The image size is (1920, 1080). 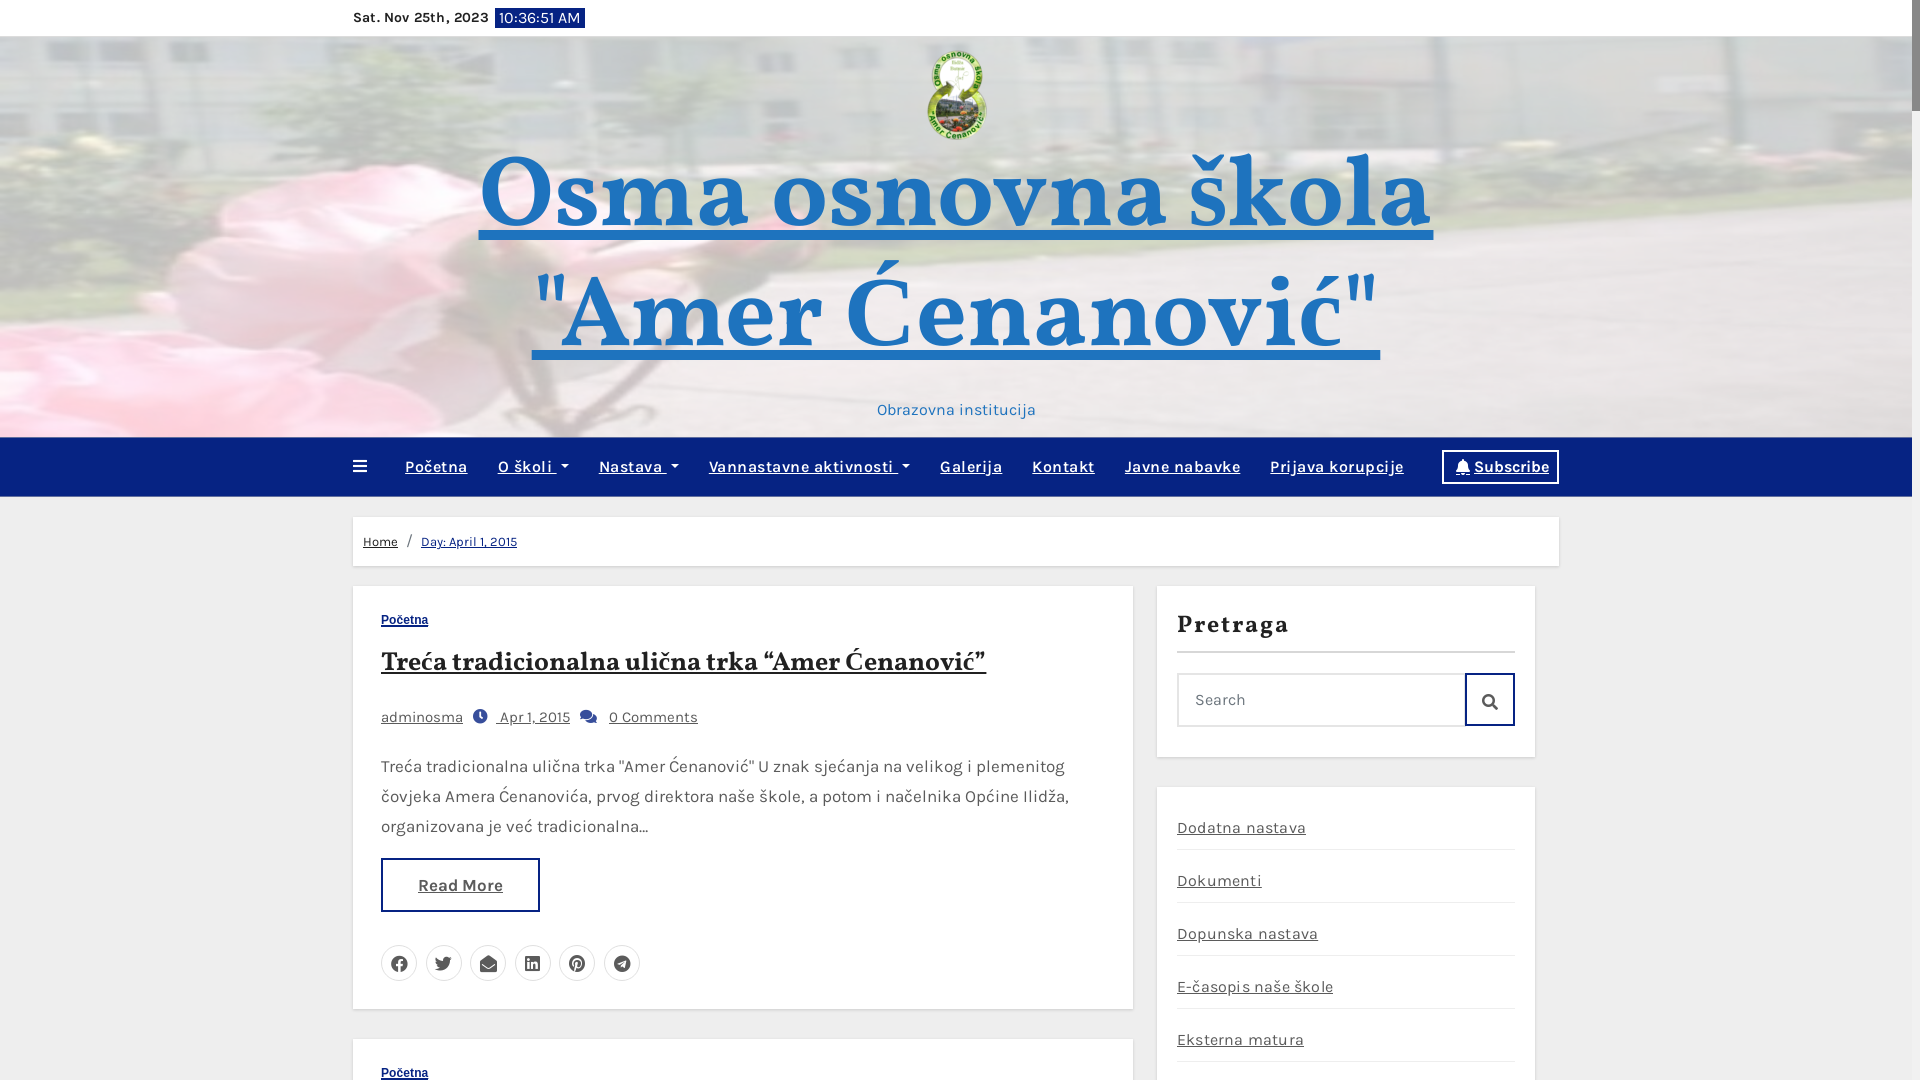 I want to click on 'Dodatna nastava', so click(x=1240, y=827).